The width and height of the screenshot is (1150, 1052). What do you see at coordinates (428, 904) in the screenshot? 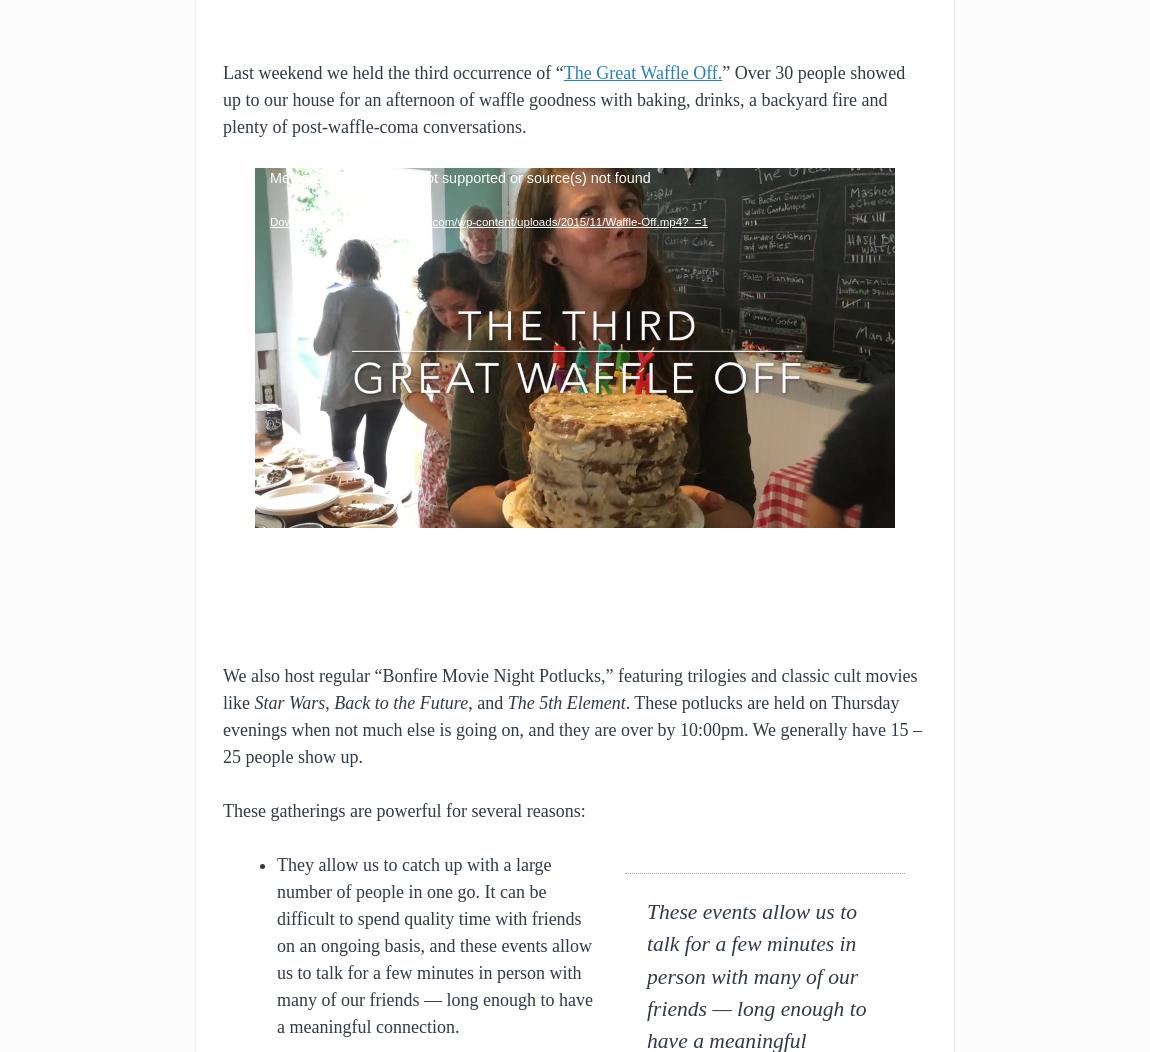
I see `'They allow us to catch up with a large number of people in one go. It can be difficult to spend quality time with friends on an ongoing basis, and'` at bounding box center [428, 904].